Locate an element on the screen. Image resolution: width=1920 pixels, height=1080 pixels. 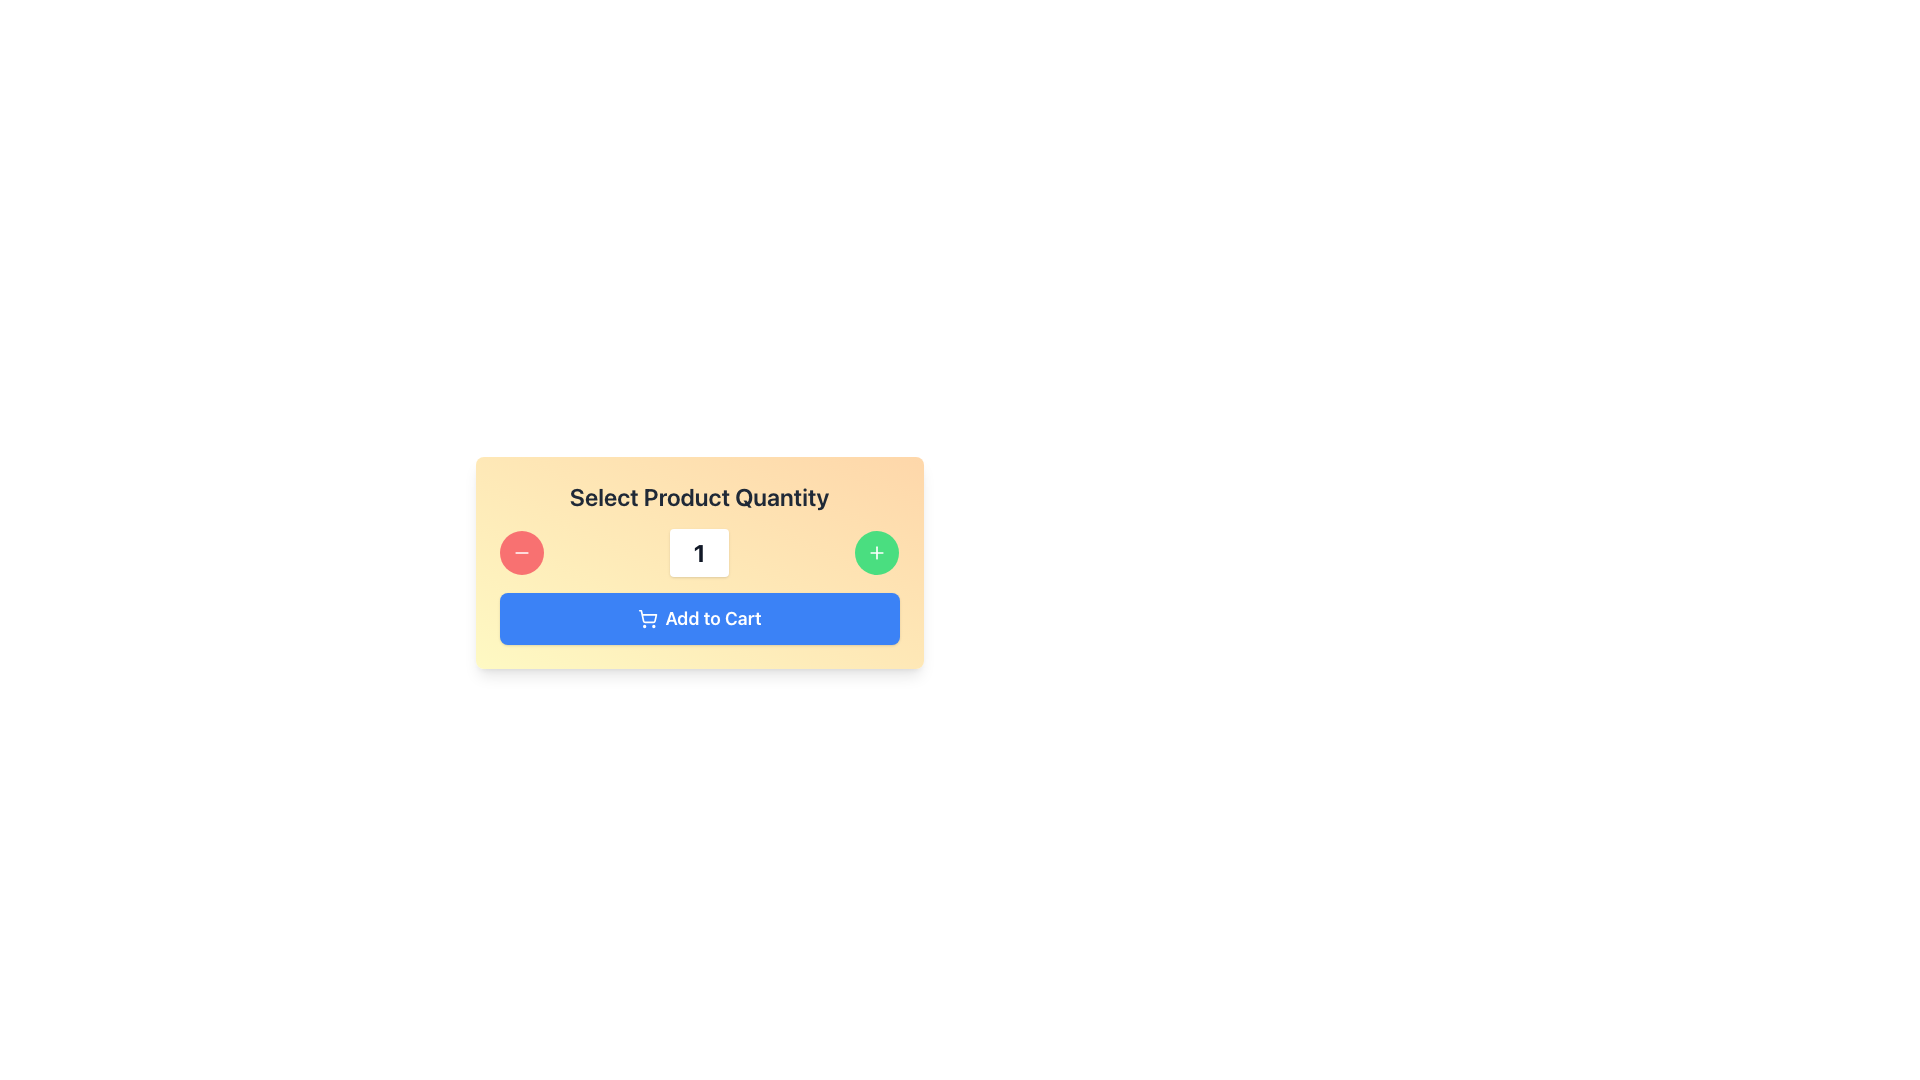
value displayed in the text element that shows '1' in bold font, centered within a white background, bordered with a thin black rounded border, located between the red circular button on the left and the green circular button on the right is located at coordinates (699, 552).